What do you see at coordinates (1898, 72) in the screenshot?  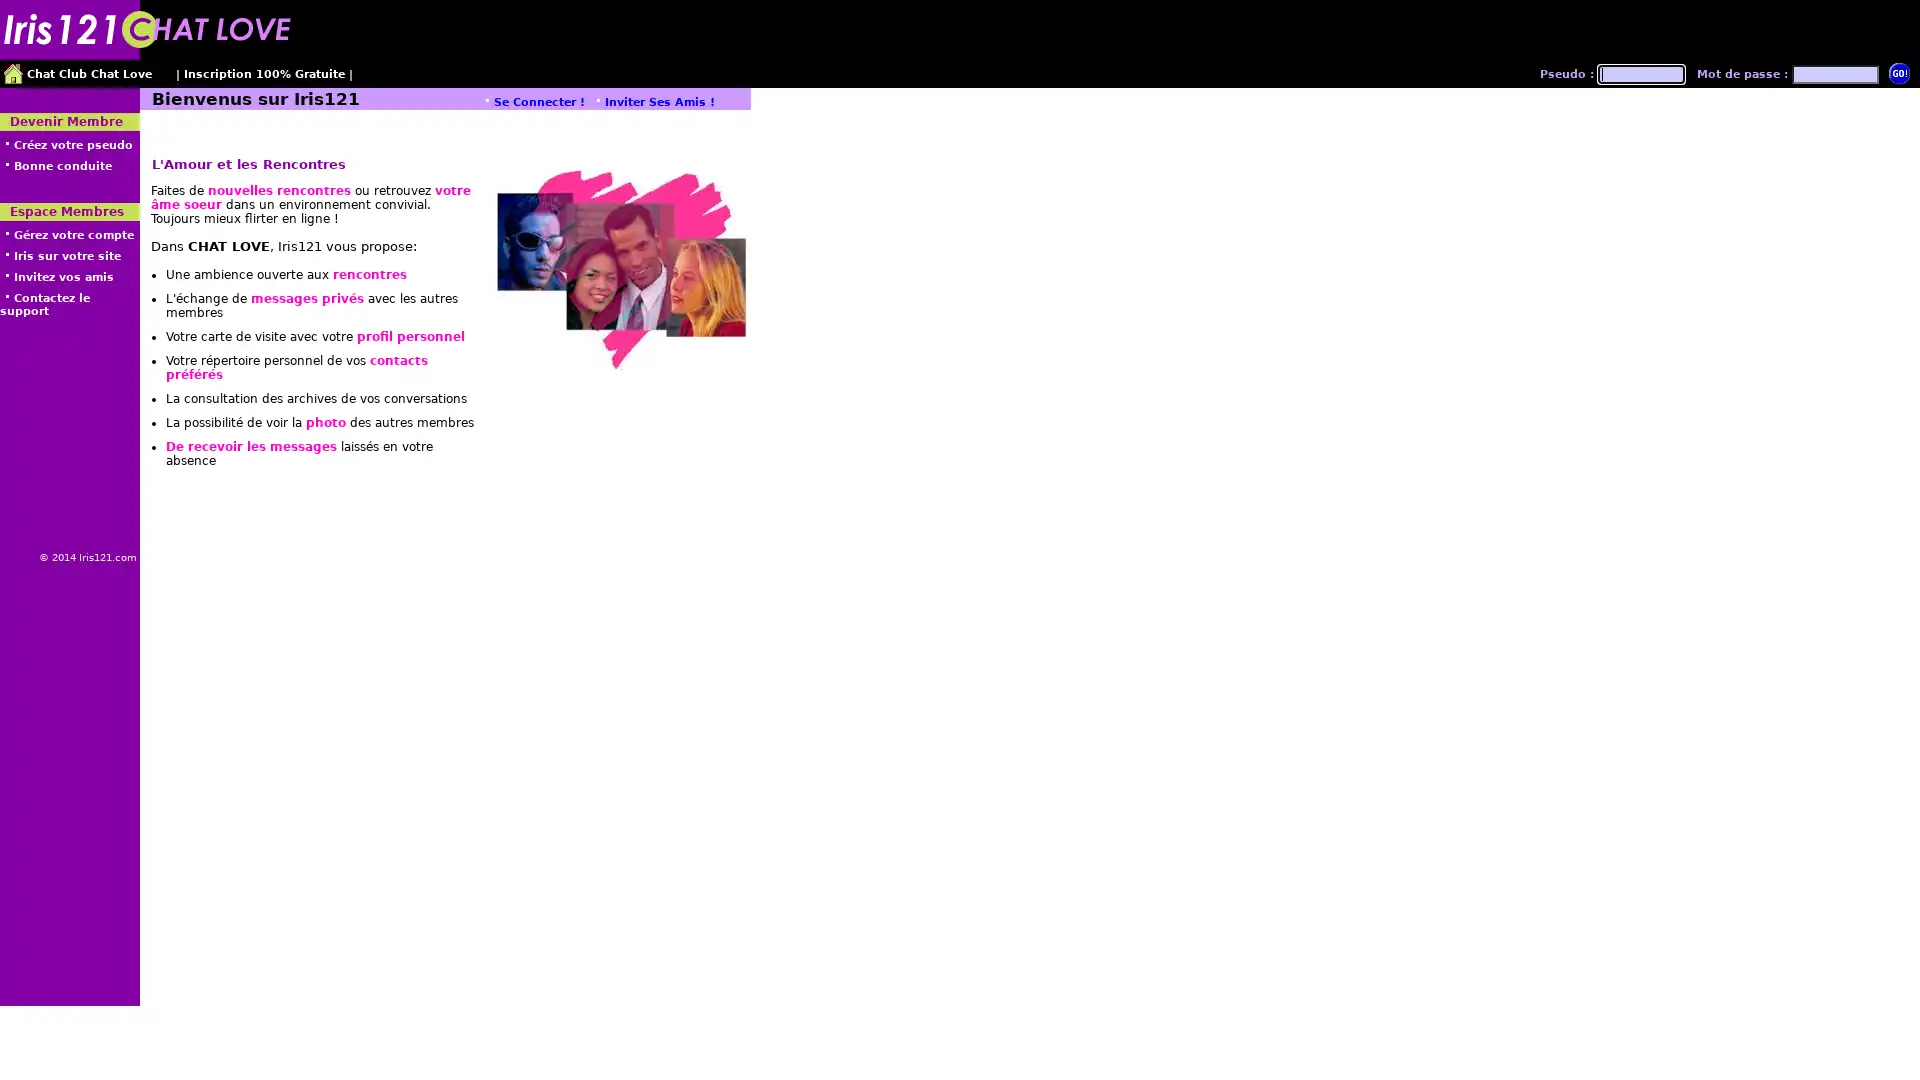 I see `Go!` at bounding box center [1898, 72].